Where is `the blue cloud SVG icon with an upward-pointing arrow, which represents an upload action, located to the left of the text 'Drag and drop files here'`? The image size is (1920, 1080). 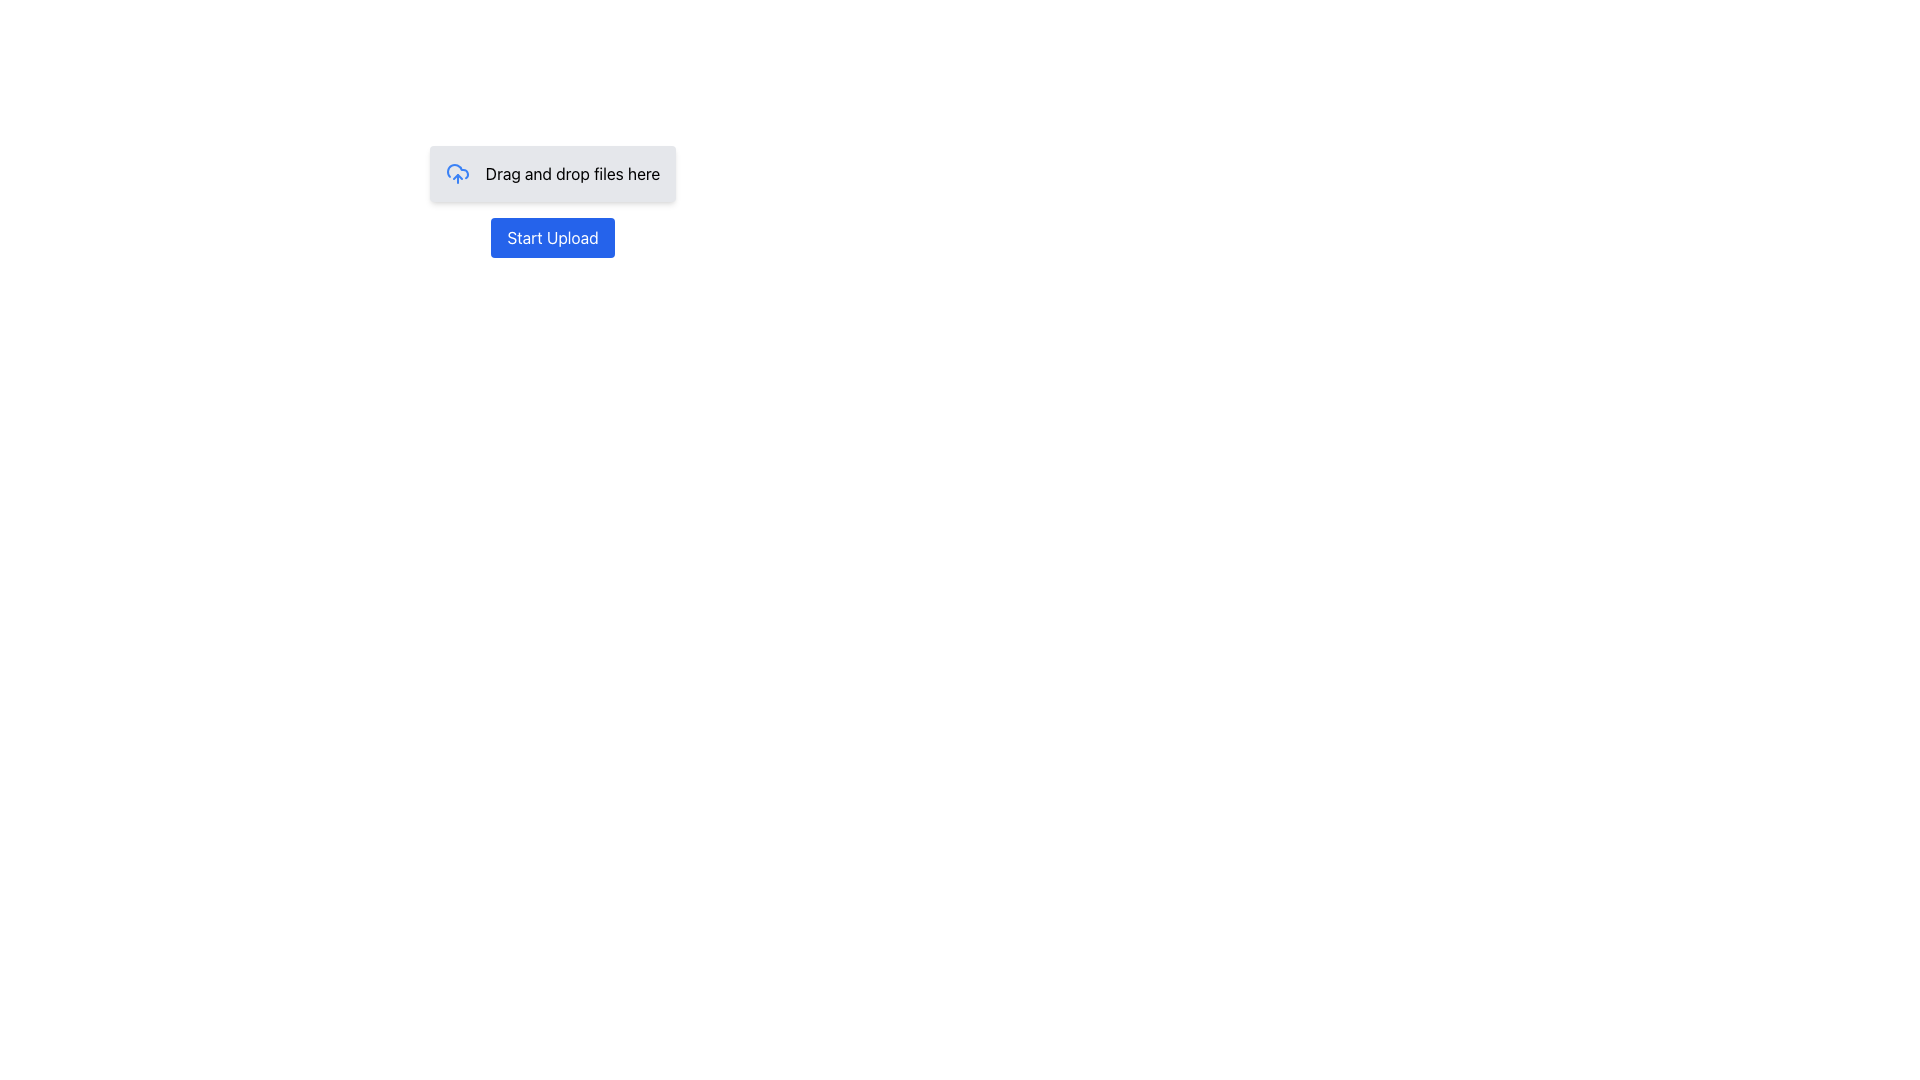
the blue cloud SVG icon with an upward-pointing arrow, which represents an upload action, located to the left of the text 'Drag and drop files here' is located at coordinates (456, 172).